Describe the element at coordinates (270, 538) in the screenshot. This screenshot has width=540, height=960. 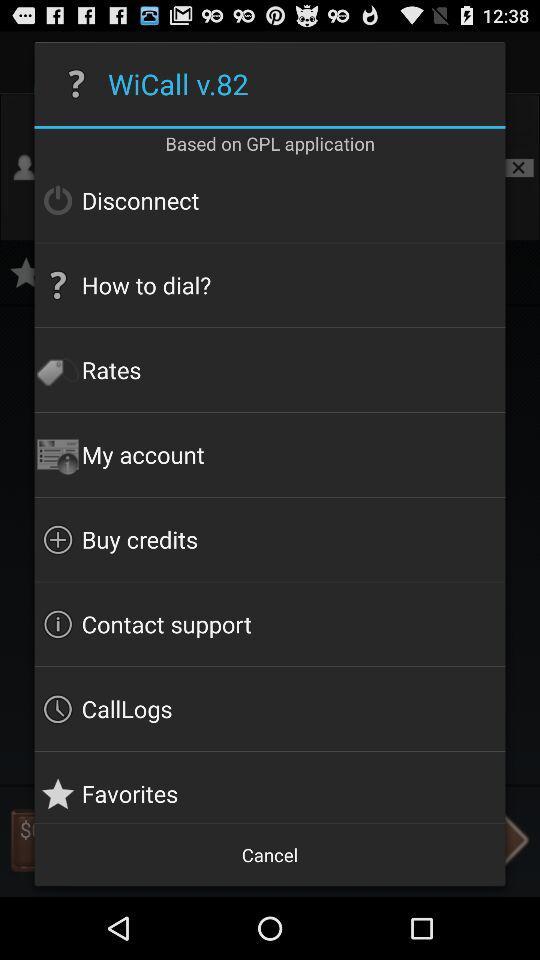
I see `item above contact support icon` at that location.